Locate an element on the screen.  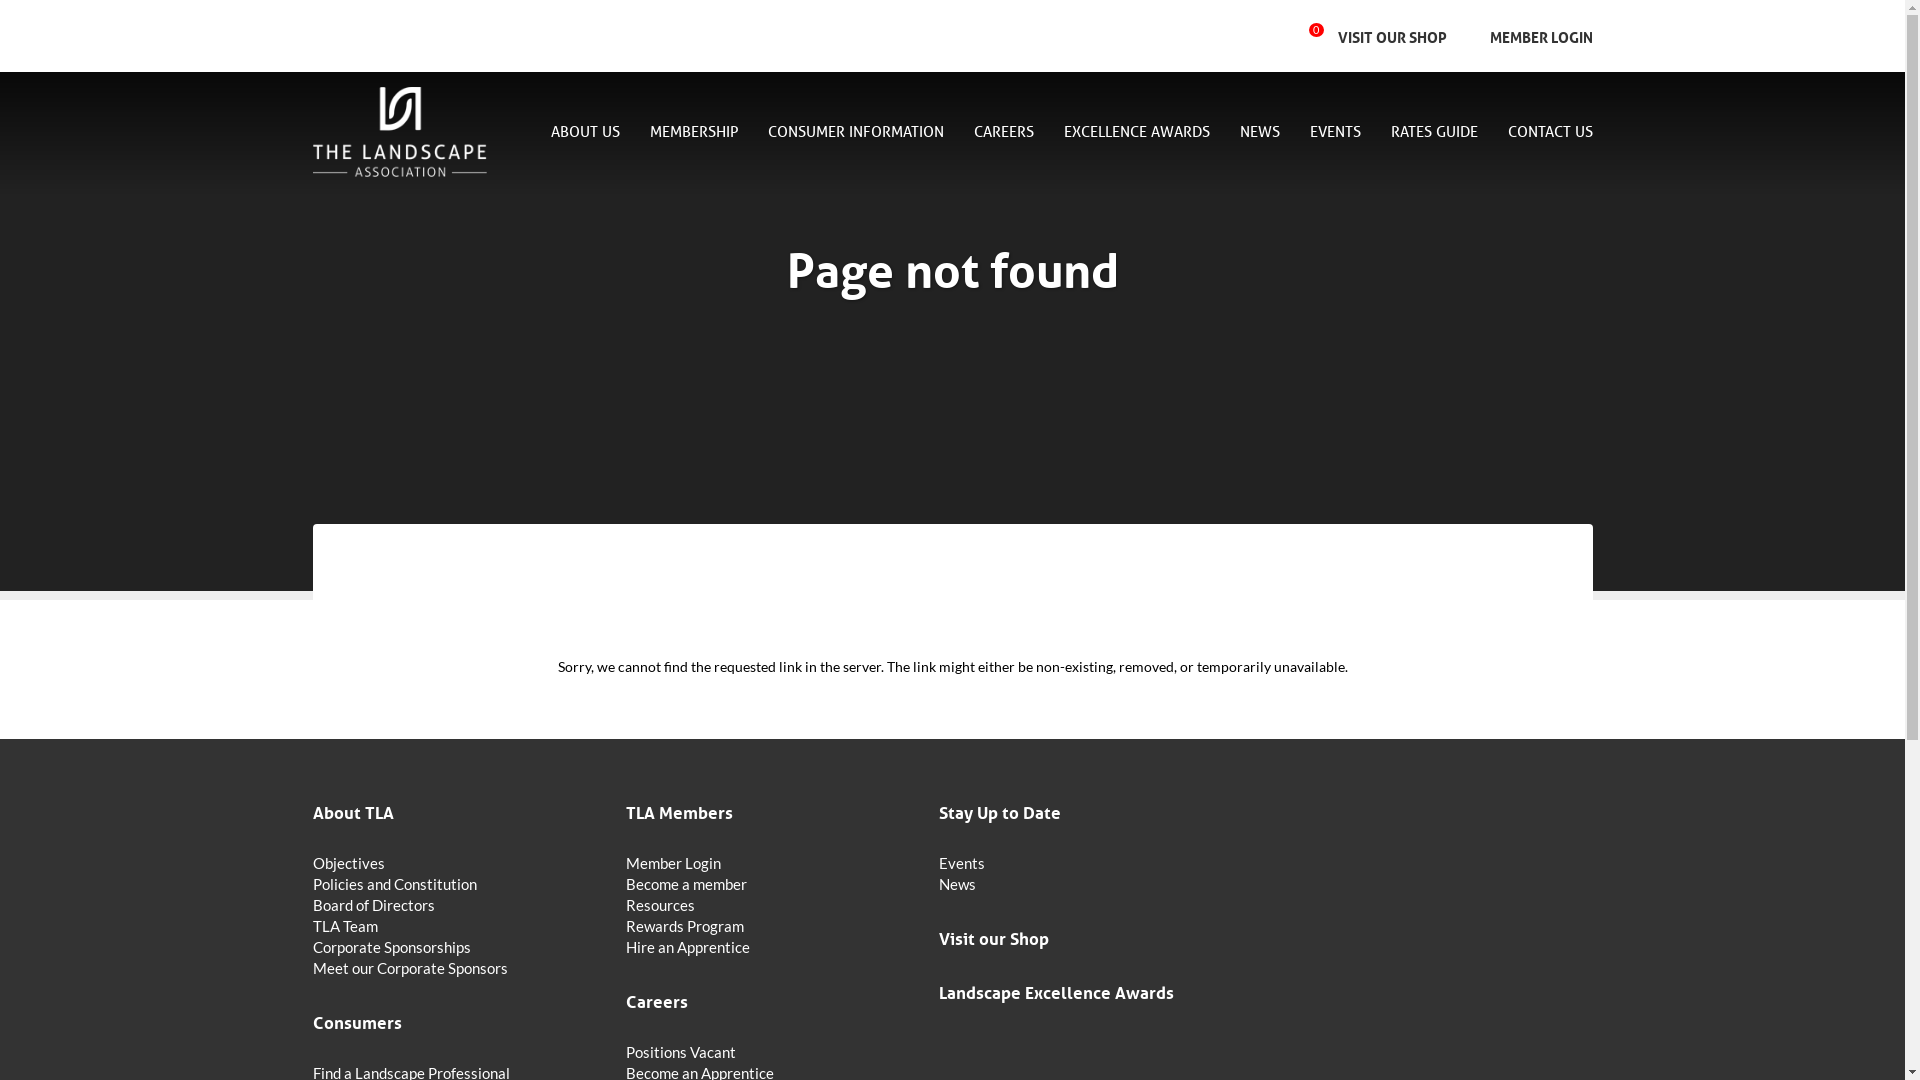
'EVENTS' is located at coordinates (1310, 133).